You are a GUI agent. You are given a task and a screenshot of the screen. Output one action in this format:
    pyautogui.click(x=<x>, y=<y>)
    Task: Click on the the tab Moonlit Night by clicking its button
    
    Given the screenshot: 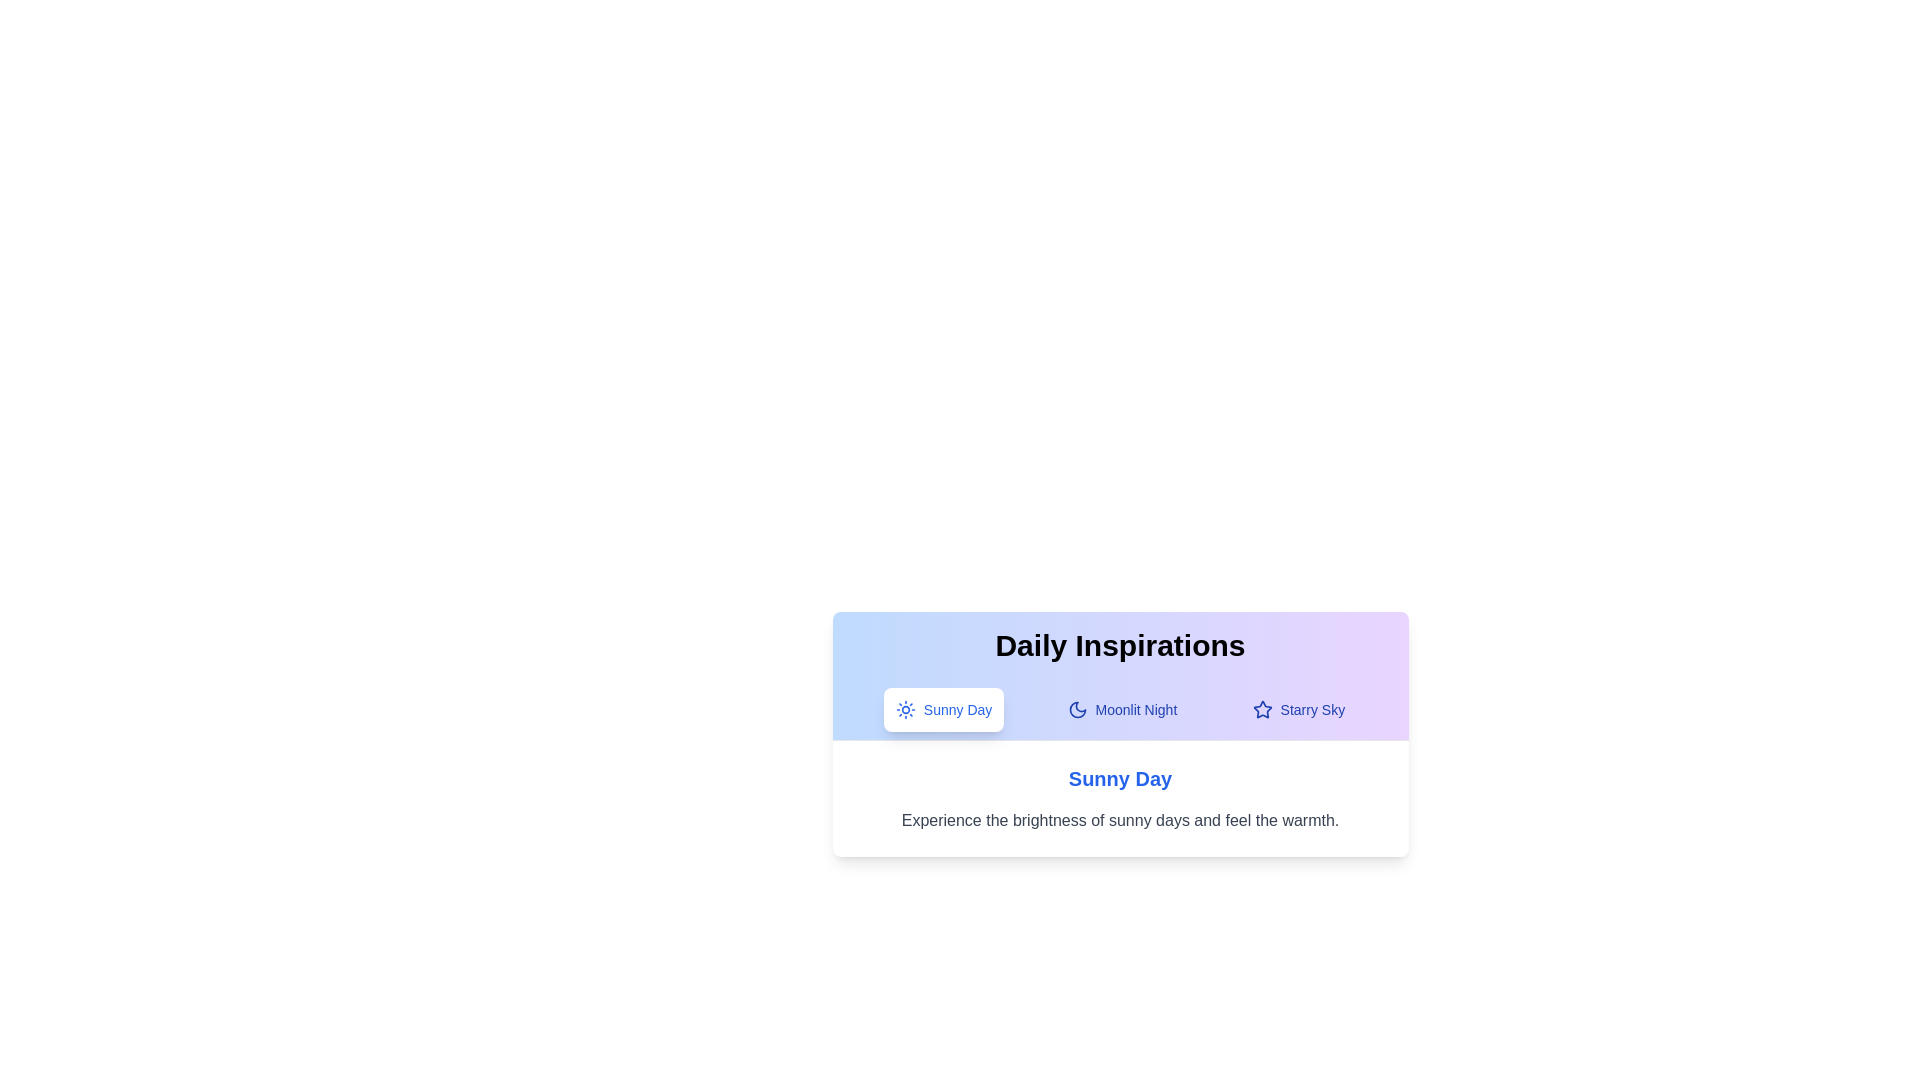 What is the action you would take?
    pyautogui.click(x=1122, y=708)
    